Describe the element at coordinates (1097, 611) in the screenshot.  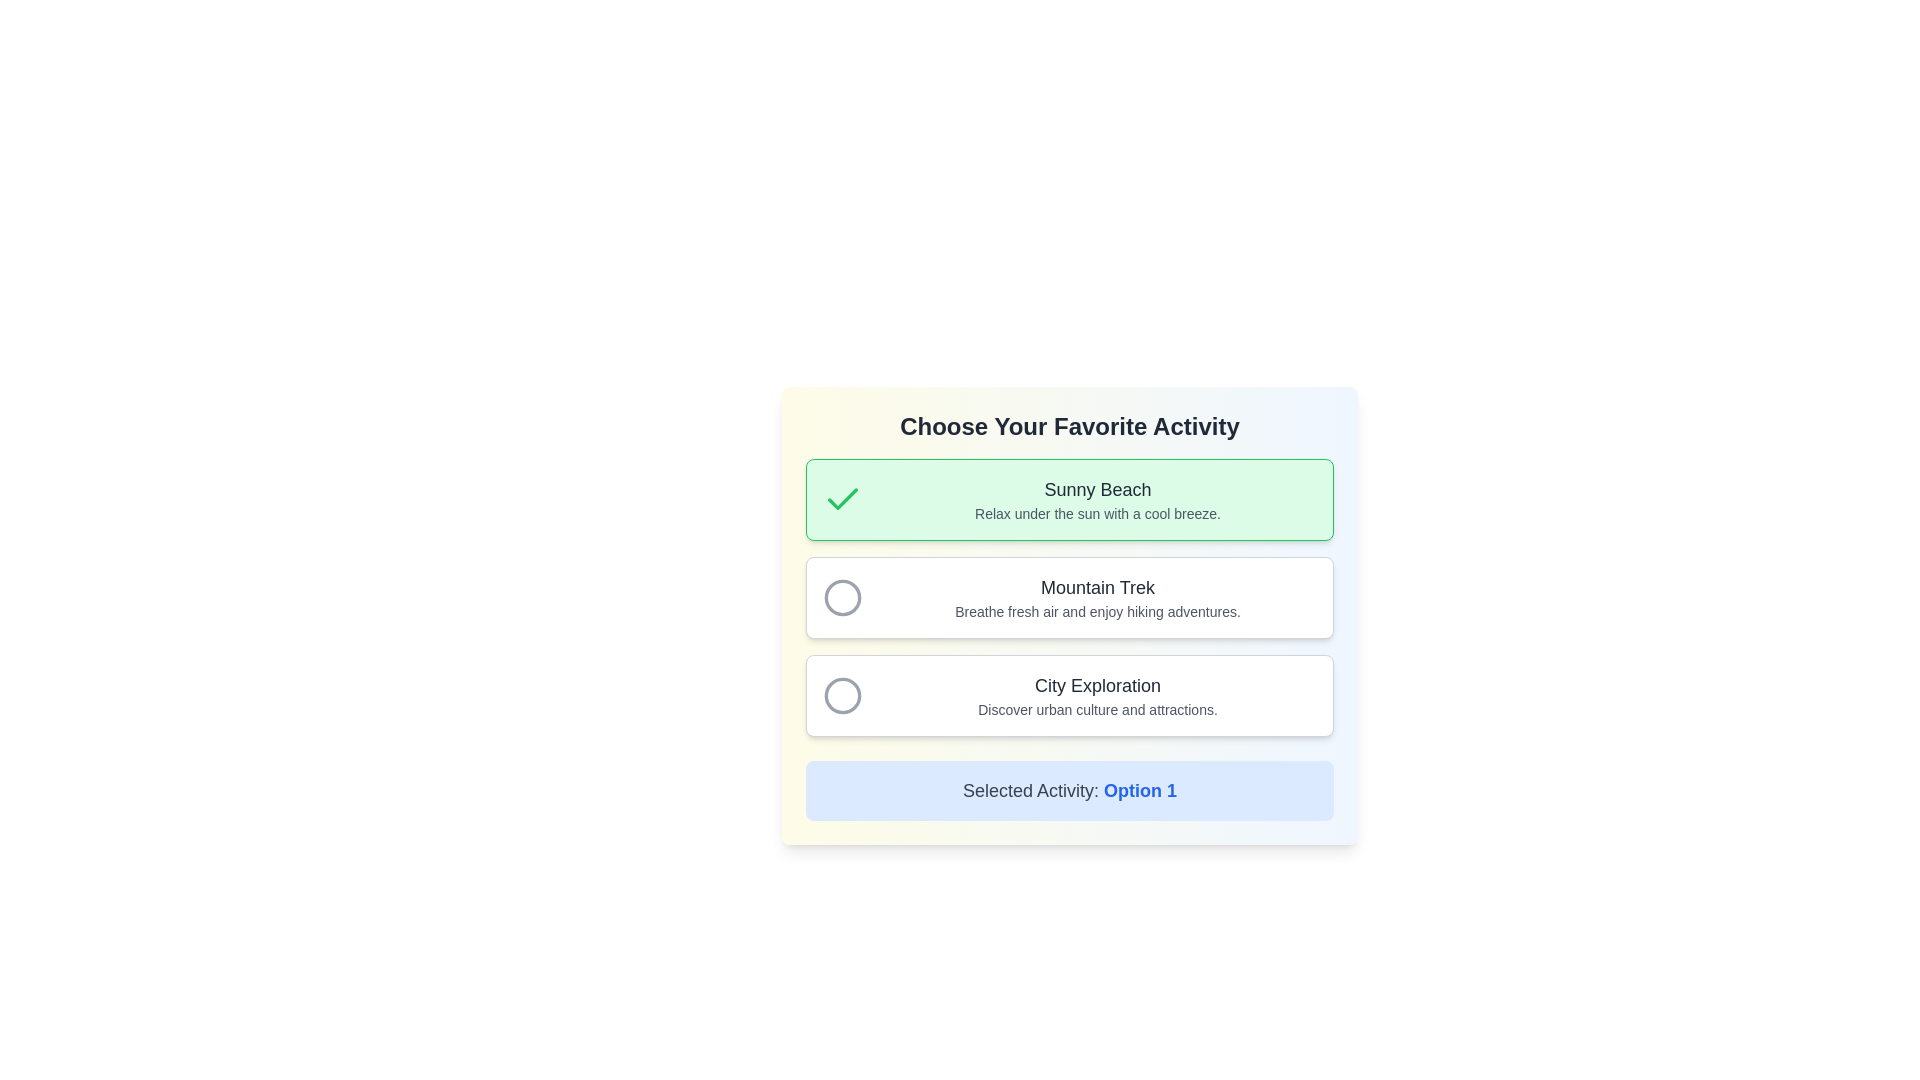
I see `the text element displaying 'Breathe fresh air and enjoy hiking adventures.' located below the 'Mountain Trek' header` at that location.